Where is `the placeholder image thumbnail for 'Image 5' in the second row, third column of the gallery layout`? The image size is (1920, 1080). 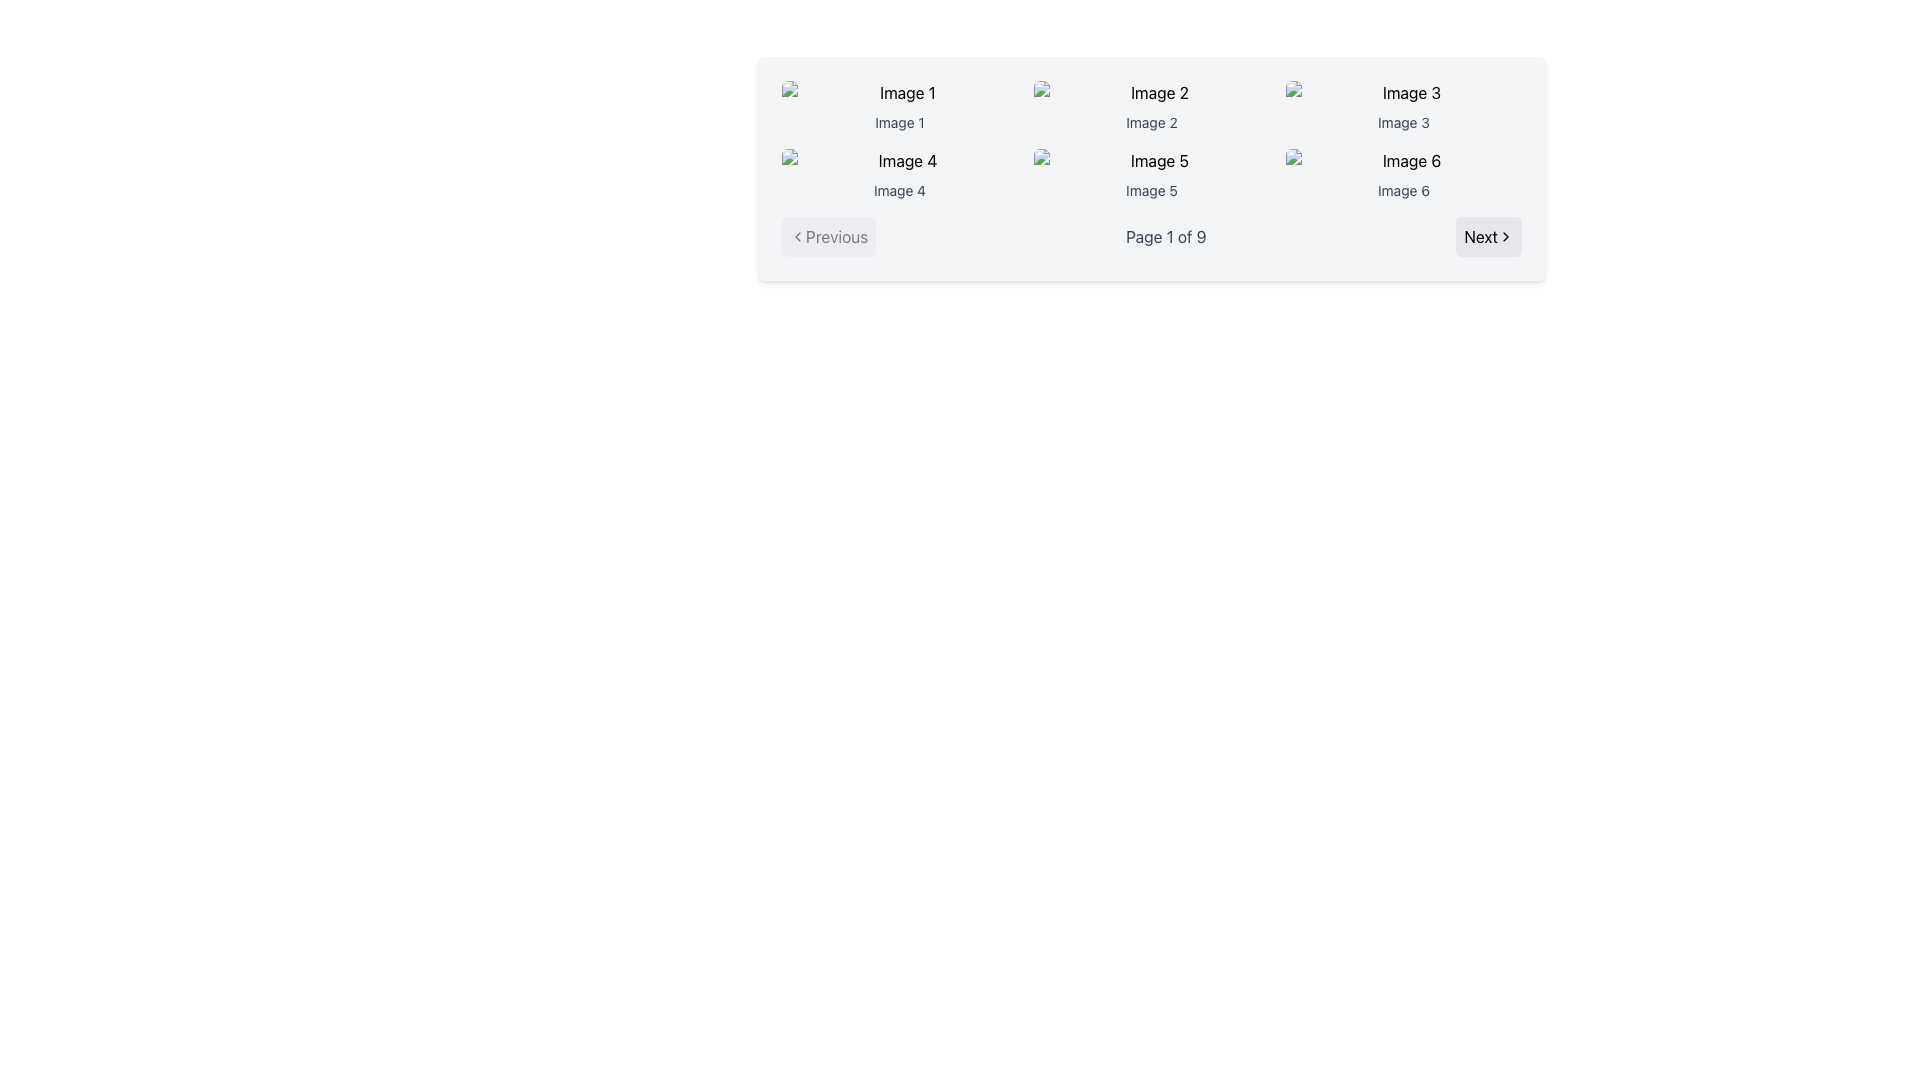
the placeholder image thumbnail for 'Image 5' in the second row, third column of the gallery layout is located at coordinates (1152, 160).